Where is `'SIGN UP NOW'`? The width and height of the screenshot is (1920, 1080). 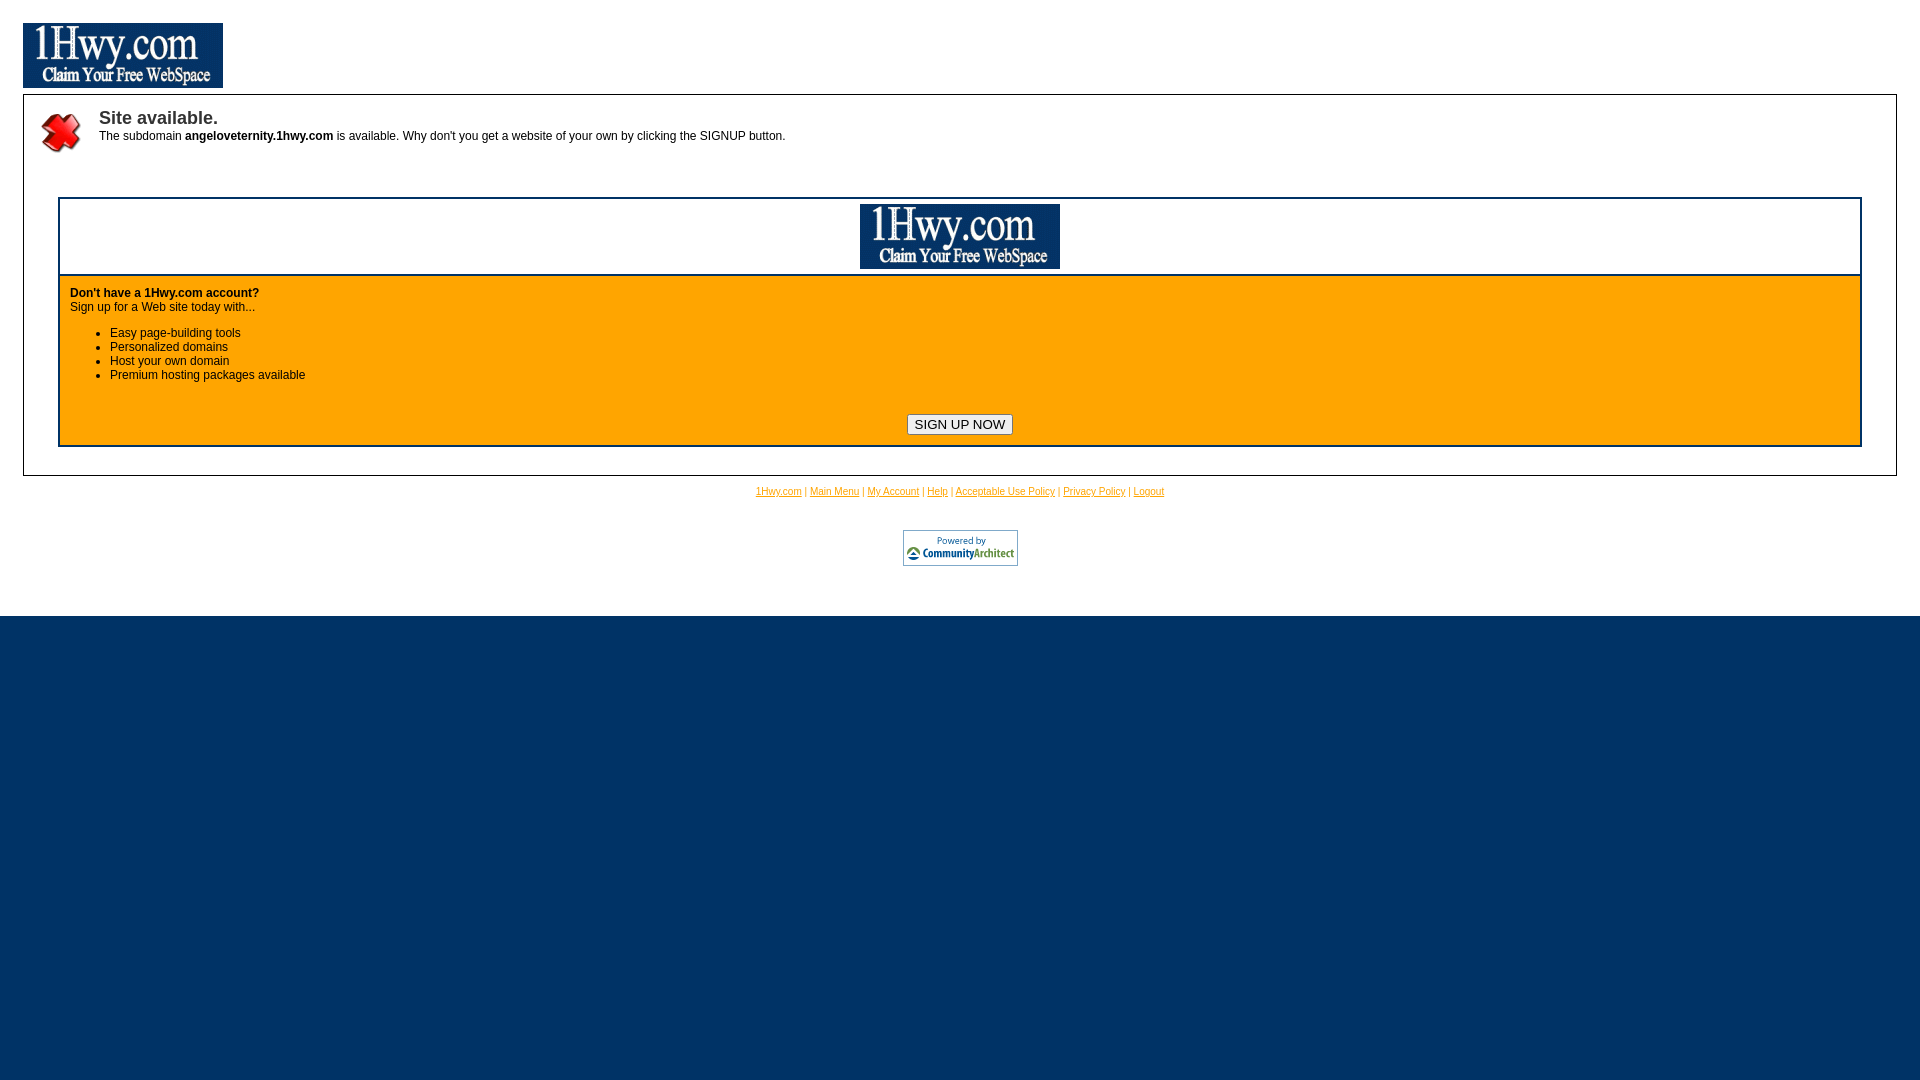 'SIGN UP NOW' is located at coordinates (960, 423).